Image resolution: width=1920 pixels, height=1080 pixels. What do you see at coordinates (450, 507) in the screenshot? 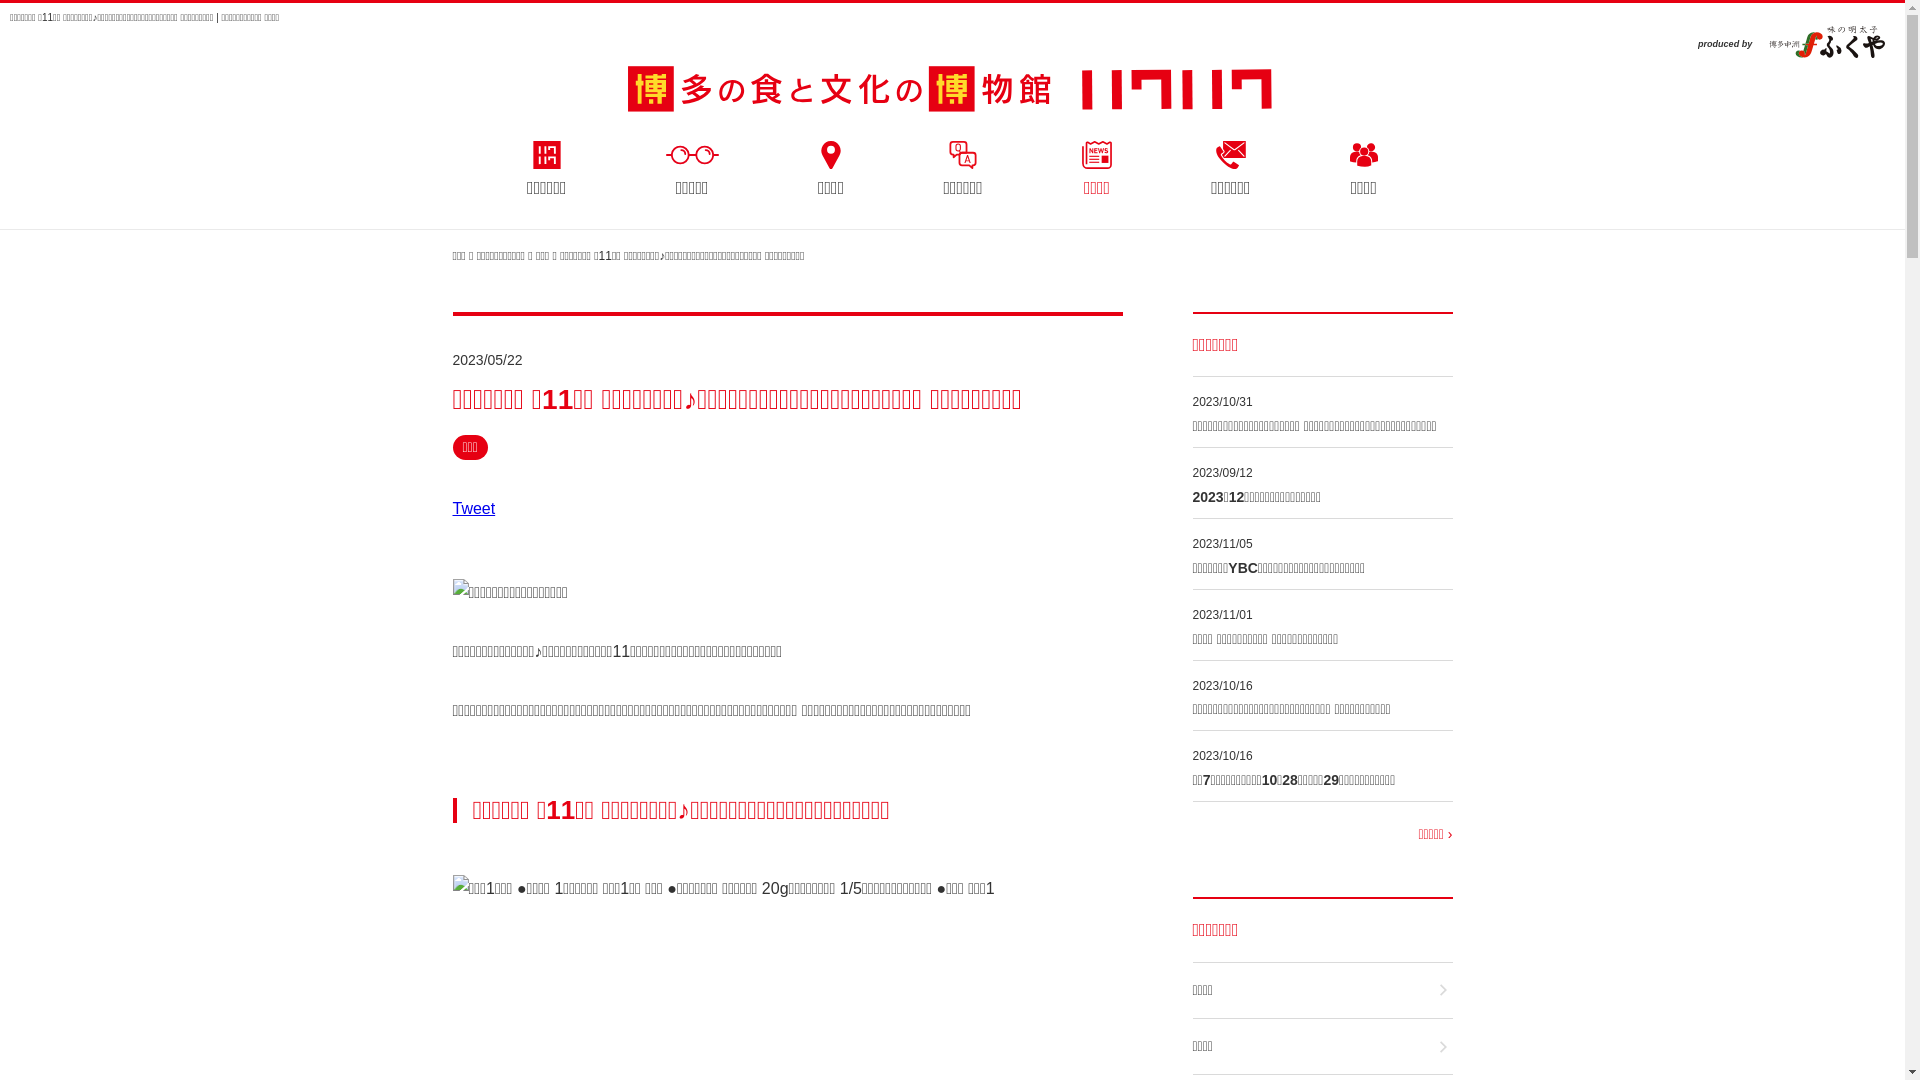
I see `'Tweet'` at bounding box center [450, 507].